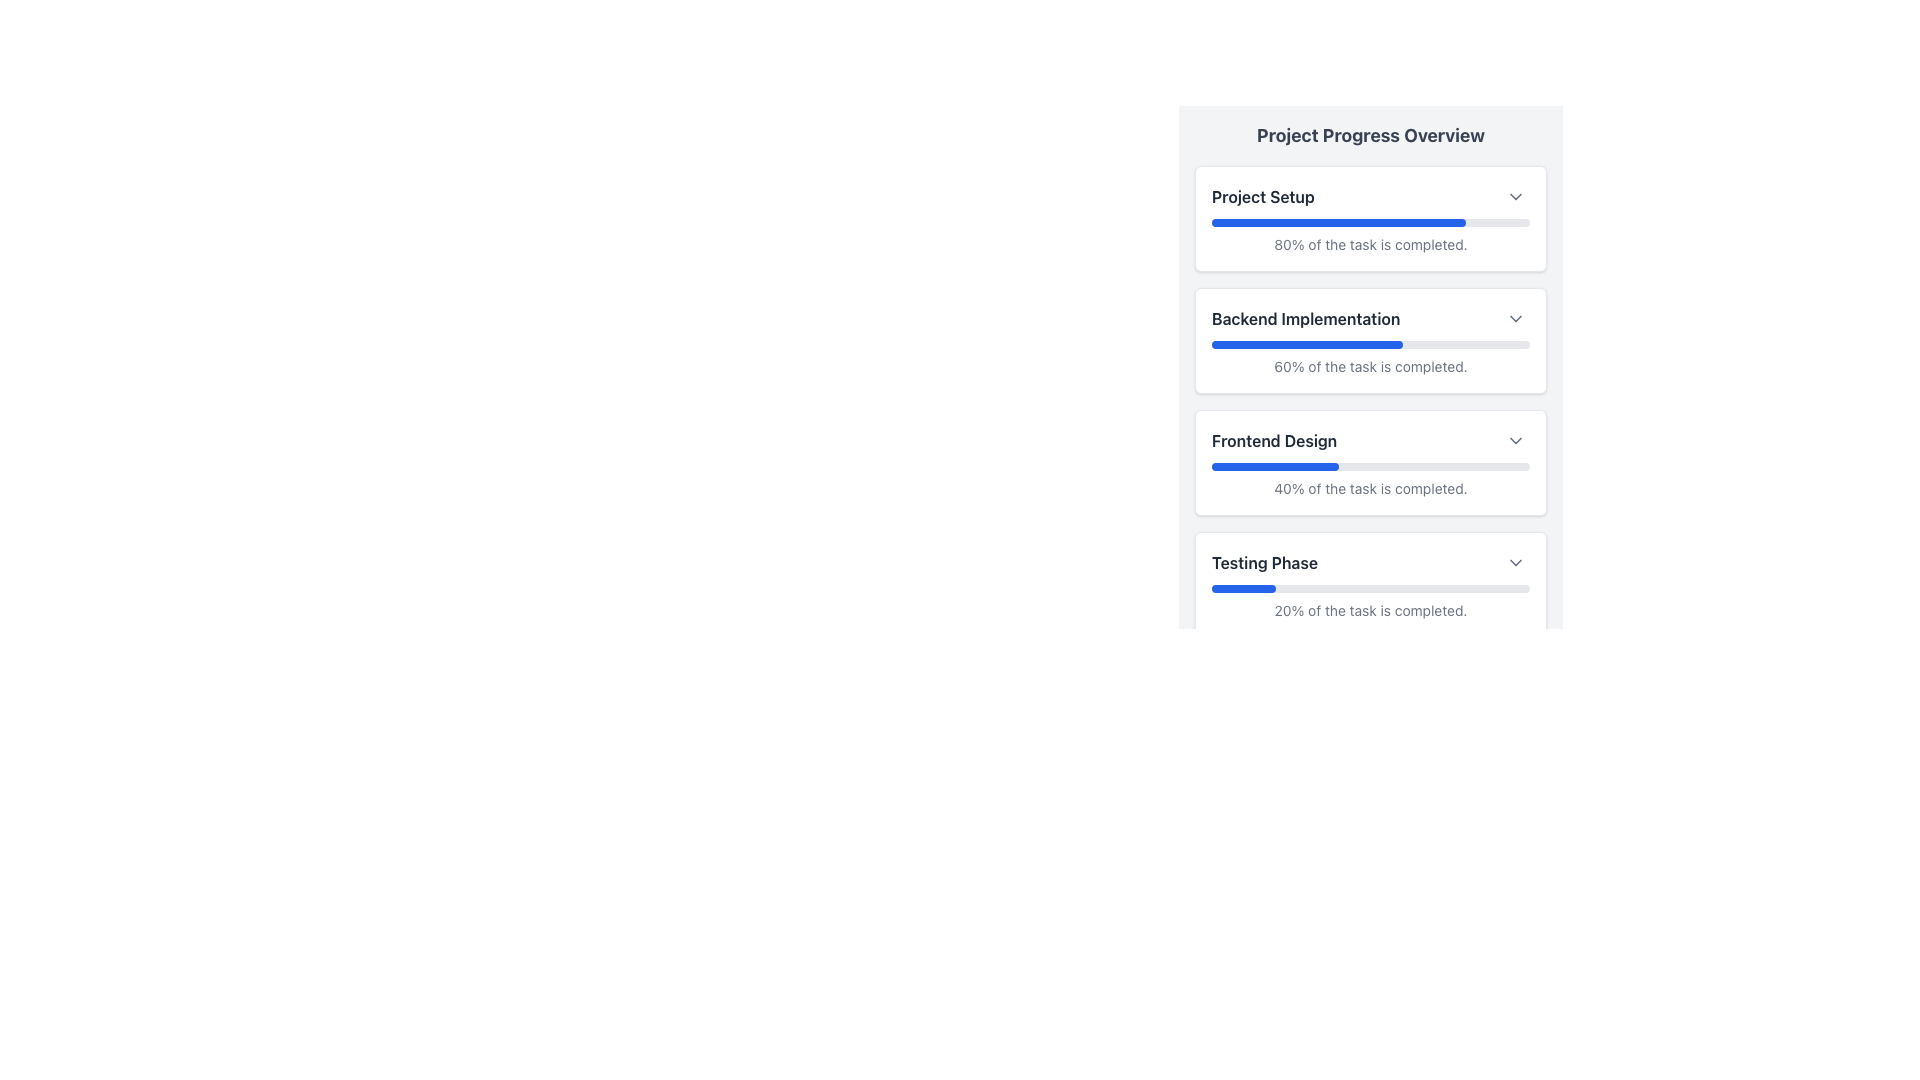 Image resolution: width=1920 pixels, height=1080 pixels. I want to click on the text snippet displaying '80% of the task is completed.' which is located below the blue progress bar in the 'Project Setup' section, so click(1370, 244).